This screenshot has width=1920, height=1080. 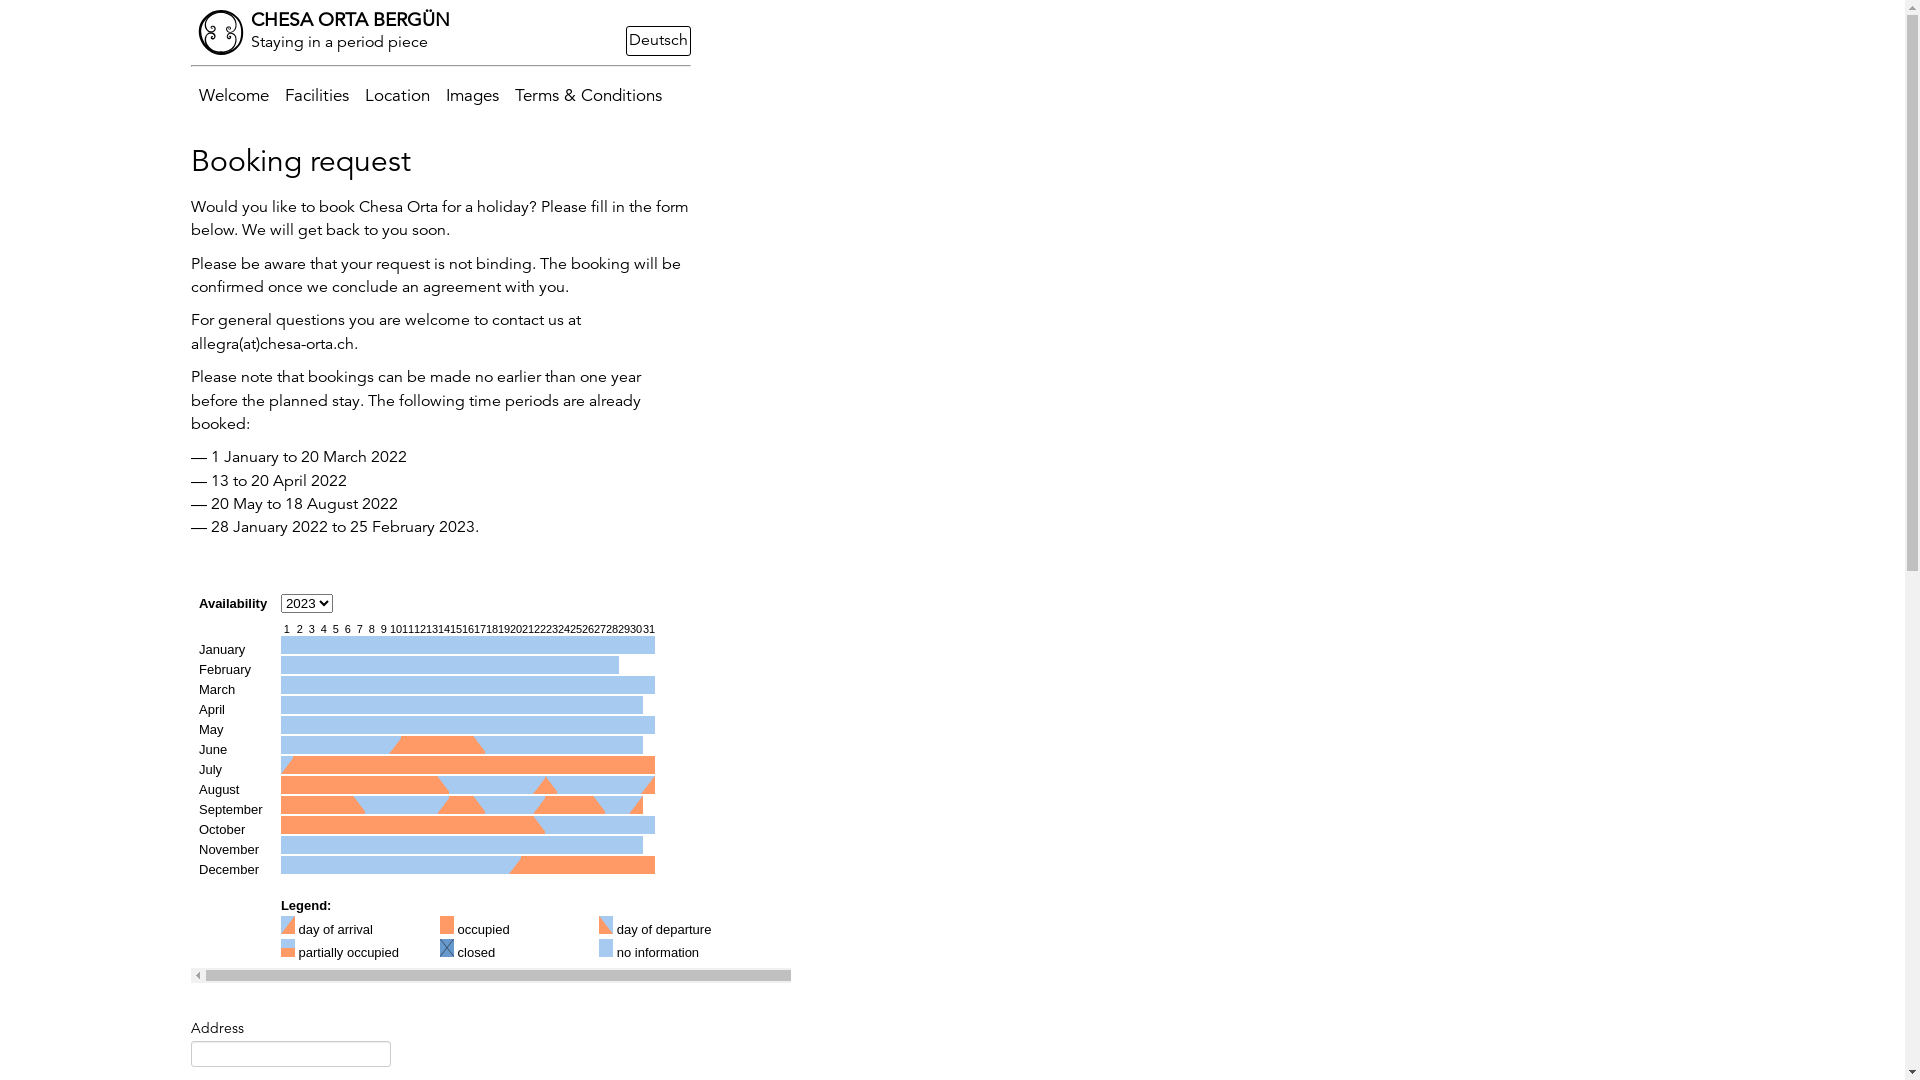 What do you see at coordinates (355, 96) in the screenshot?
I see `'Location'` at bounding box center [355, 96].